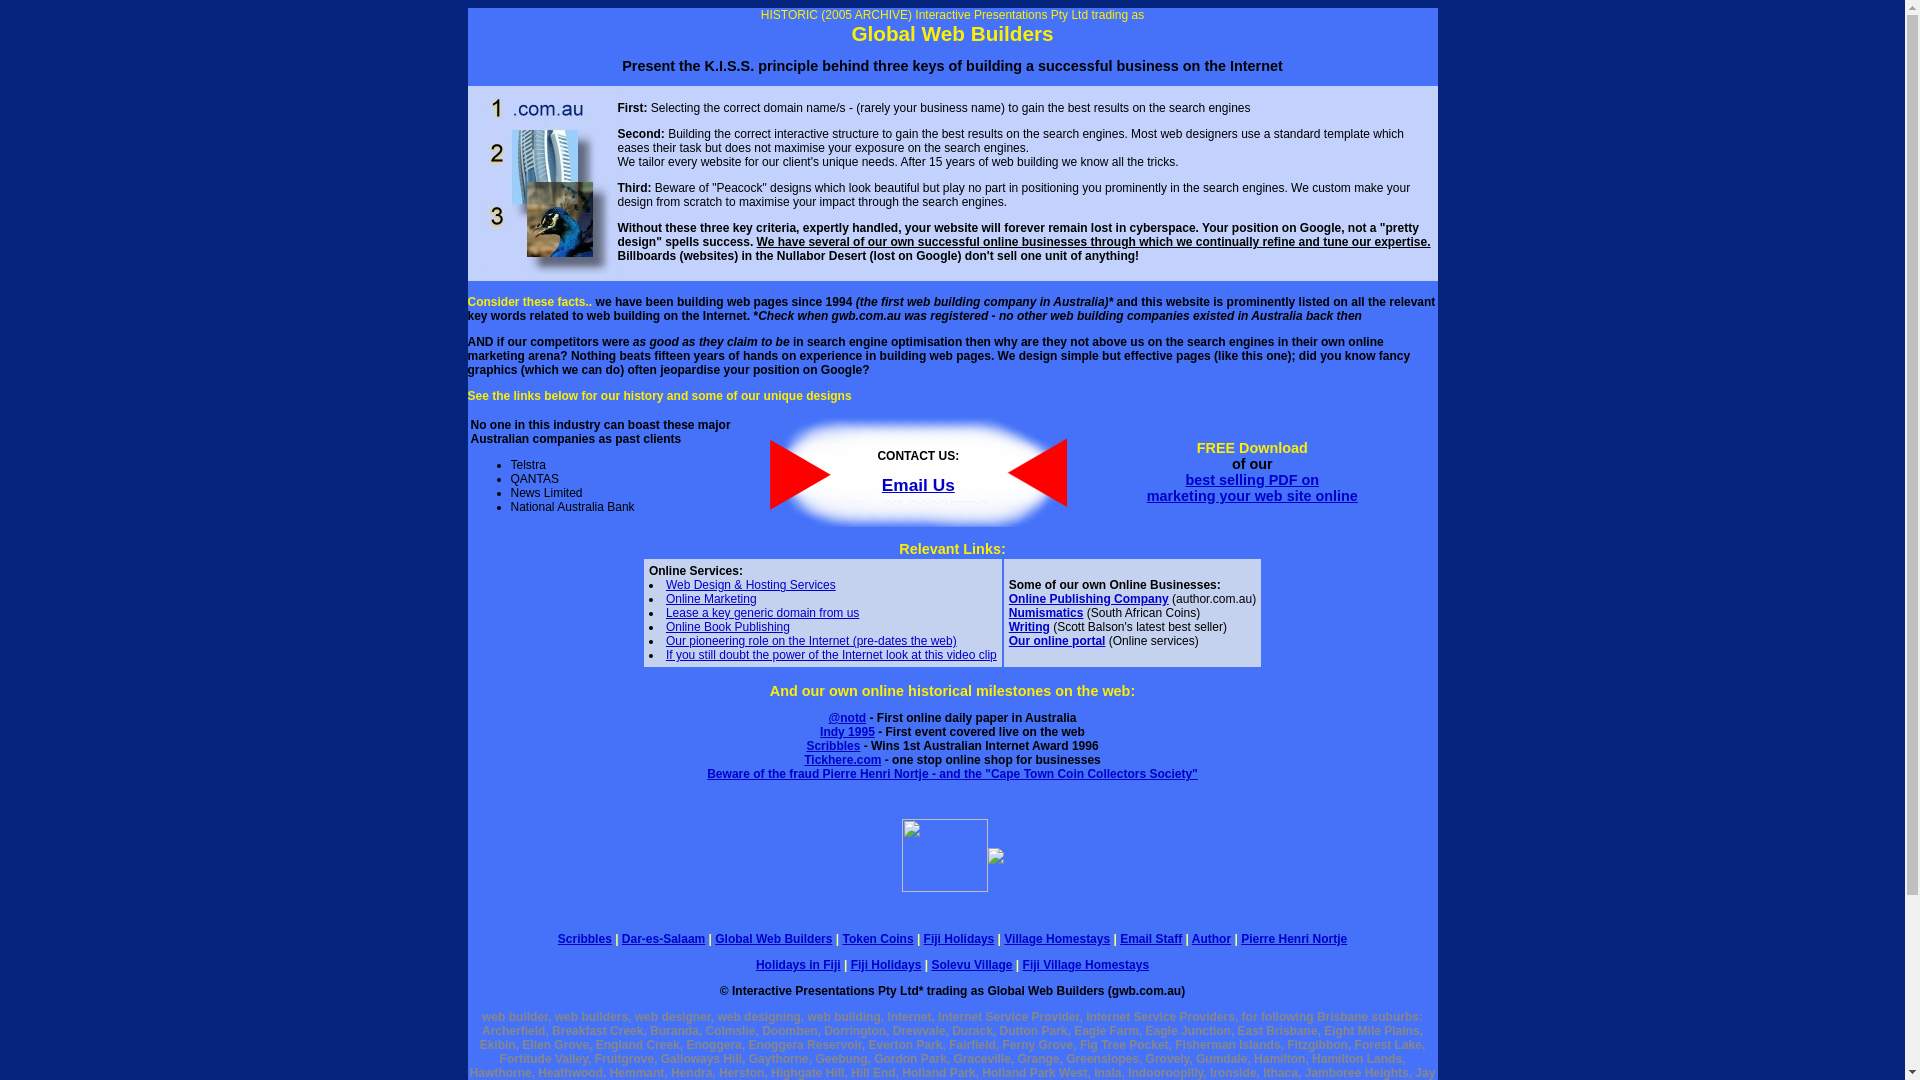 The image size is (1920, 1080). Describe the element at coordinates (1056, 640) in the screenshot. I see `'Our online portal'` at that location.